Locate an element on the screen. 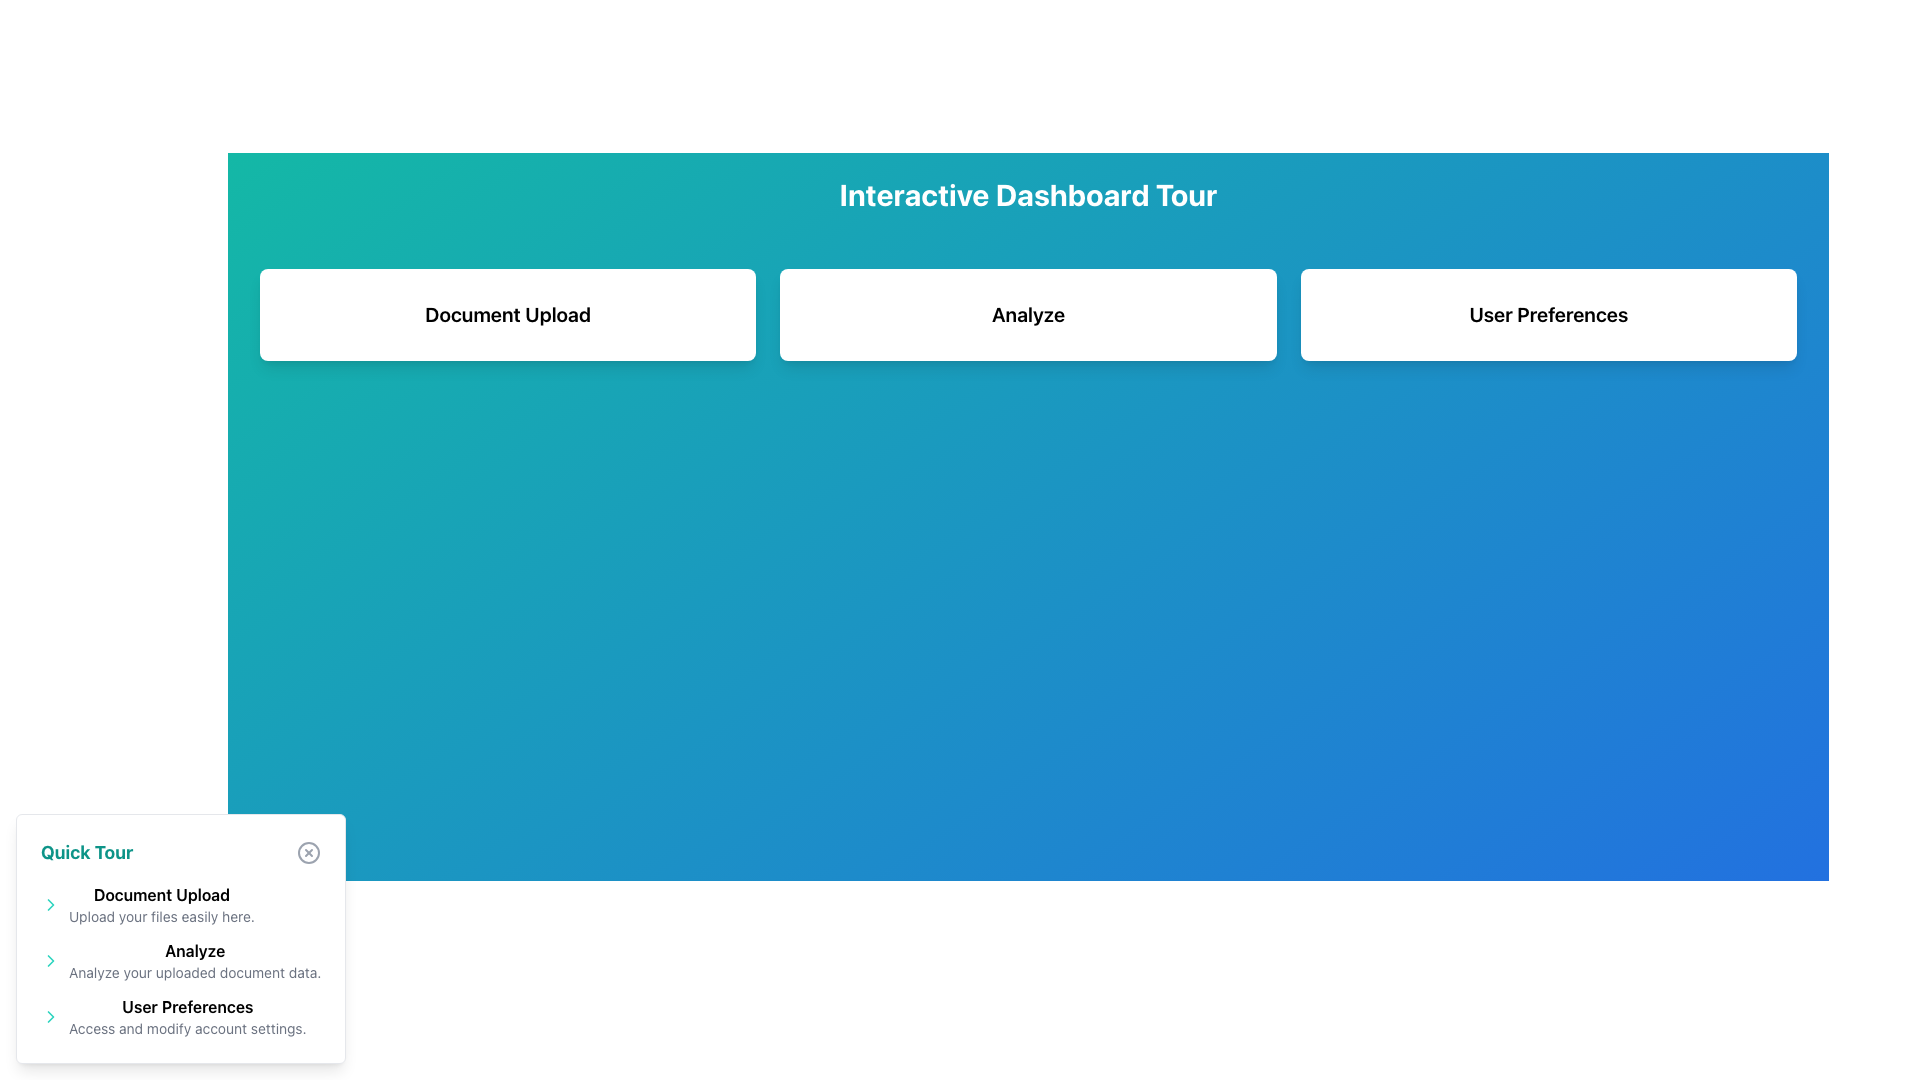 Image resolution: width=1920 pixels, height=1080 pixels. the chevron icon indicating forward navigation next to 'User Preferences' in the 'Quick Tour' card is located at coordinates (51, 1017).